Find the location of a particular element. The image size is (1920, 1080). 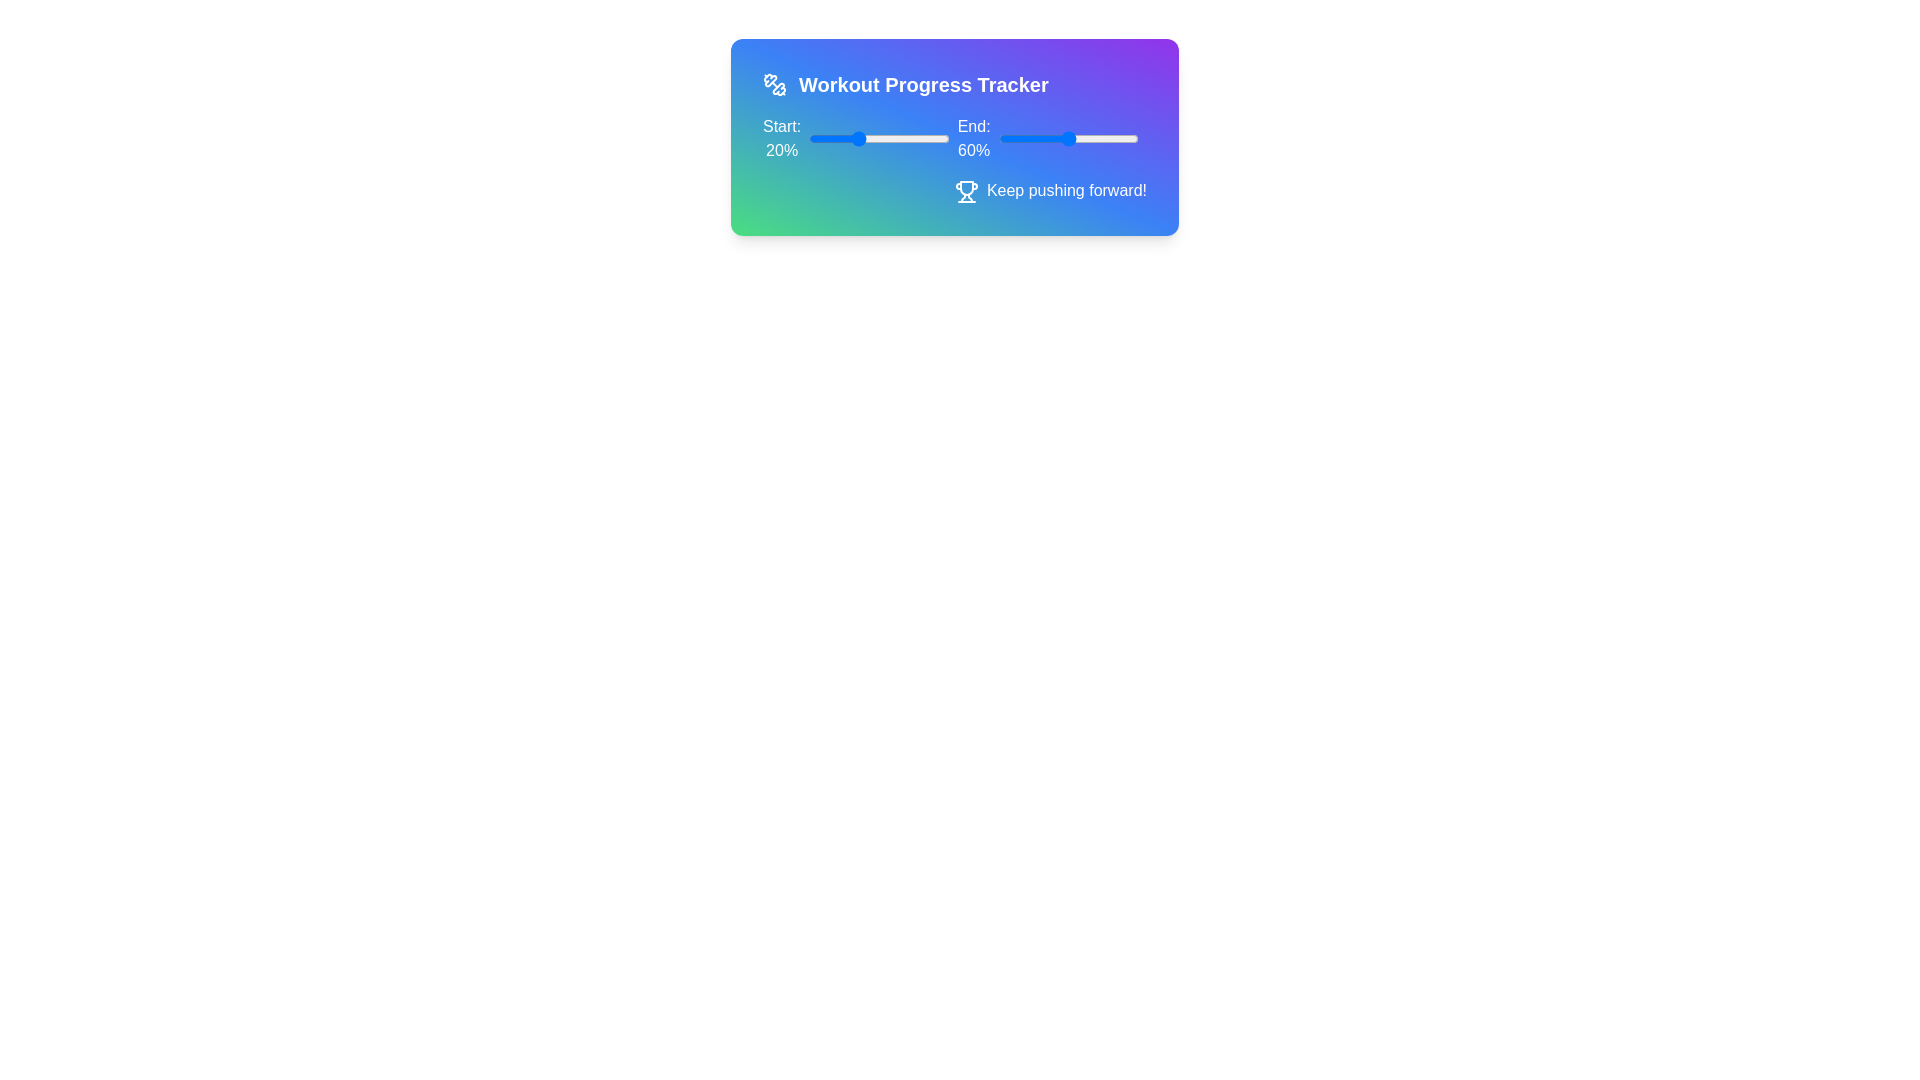

the slider value is located at coordinates (920, 137).